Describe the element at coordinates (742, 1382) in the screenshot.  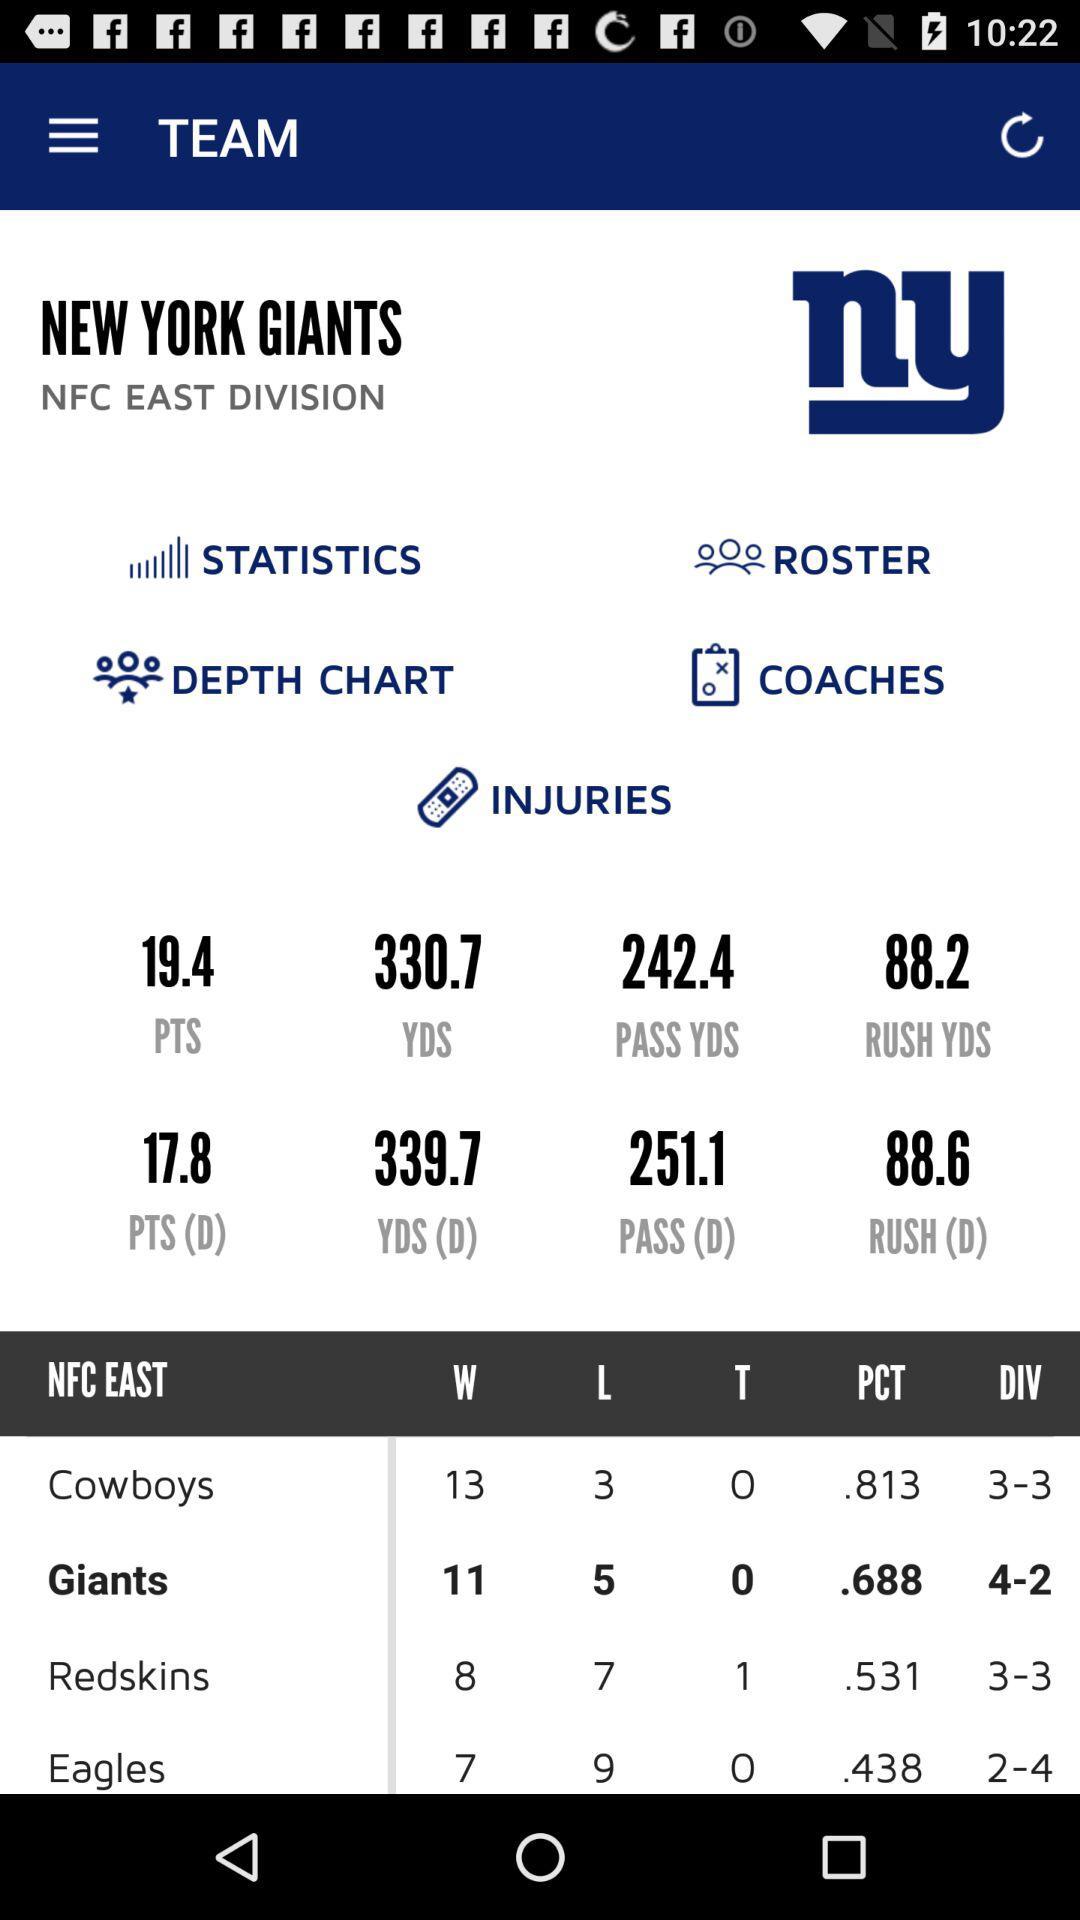
I see `the icon next to the l icon` at that location.